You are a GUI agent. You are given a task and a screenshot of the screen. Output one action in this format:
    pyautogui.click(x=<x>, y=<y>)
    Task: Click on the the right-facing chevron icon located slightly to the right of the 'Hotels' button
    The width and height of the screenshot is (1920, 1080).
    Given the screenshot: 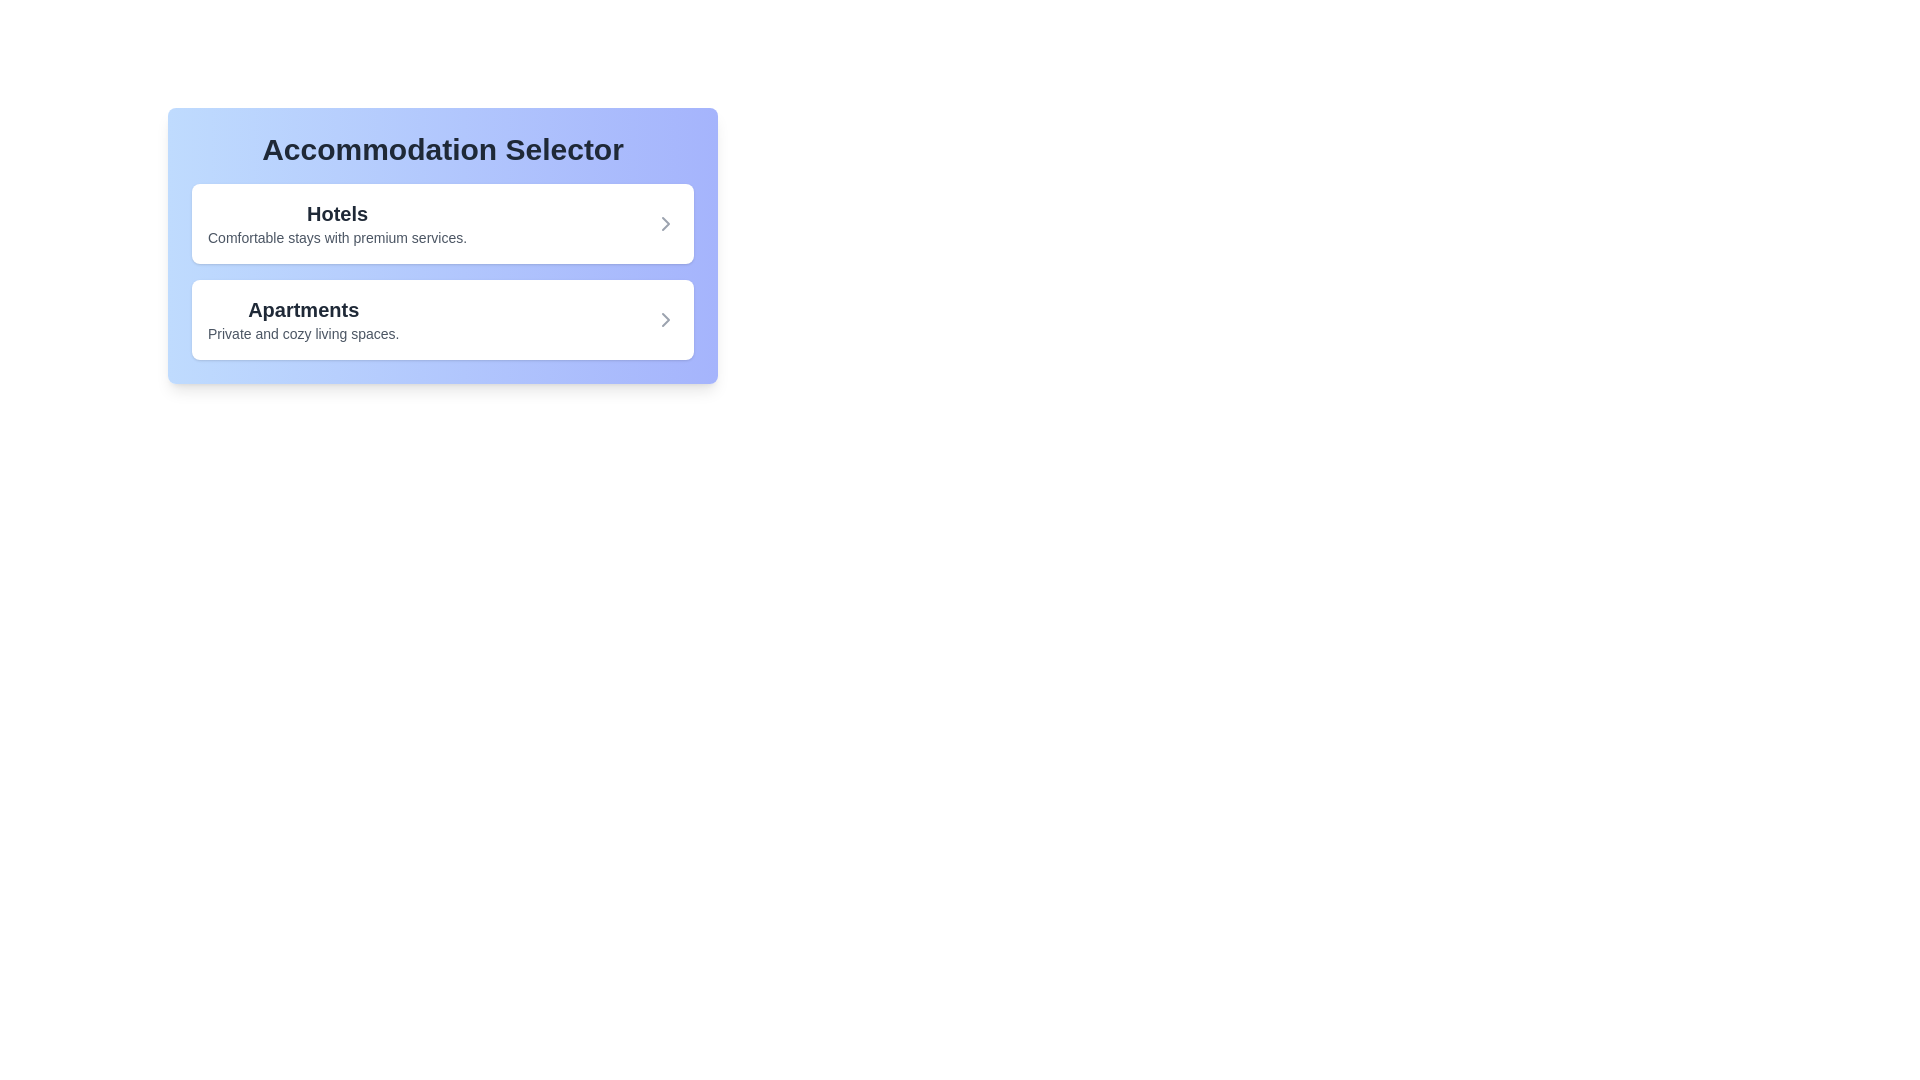 What is the action you would take?
    pyautogui.click(x=666, y=223)
    